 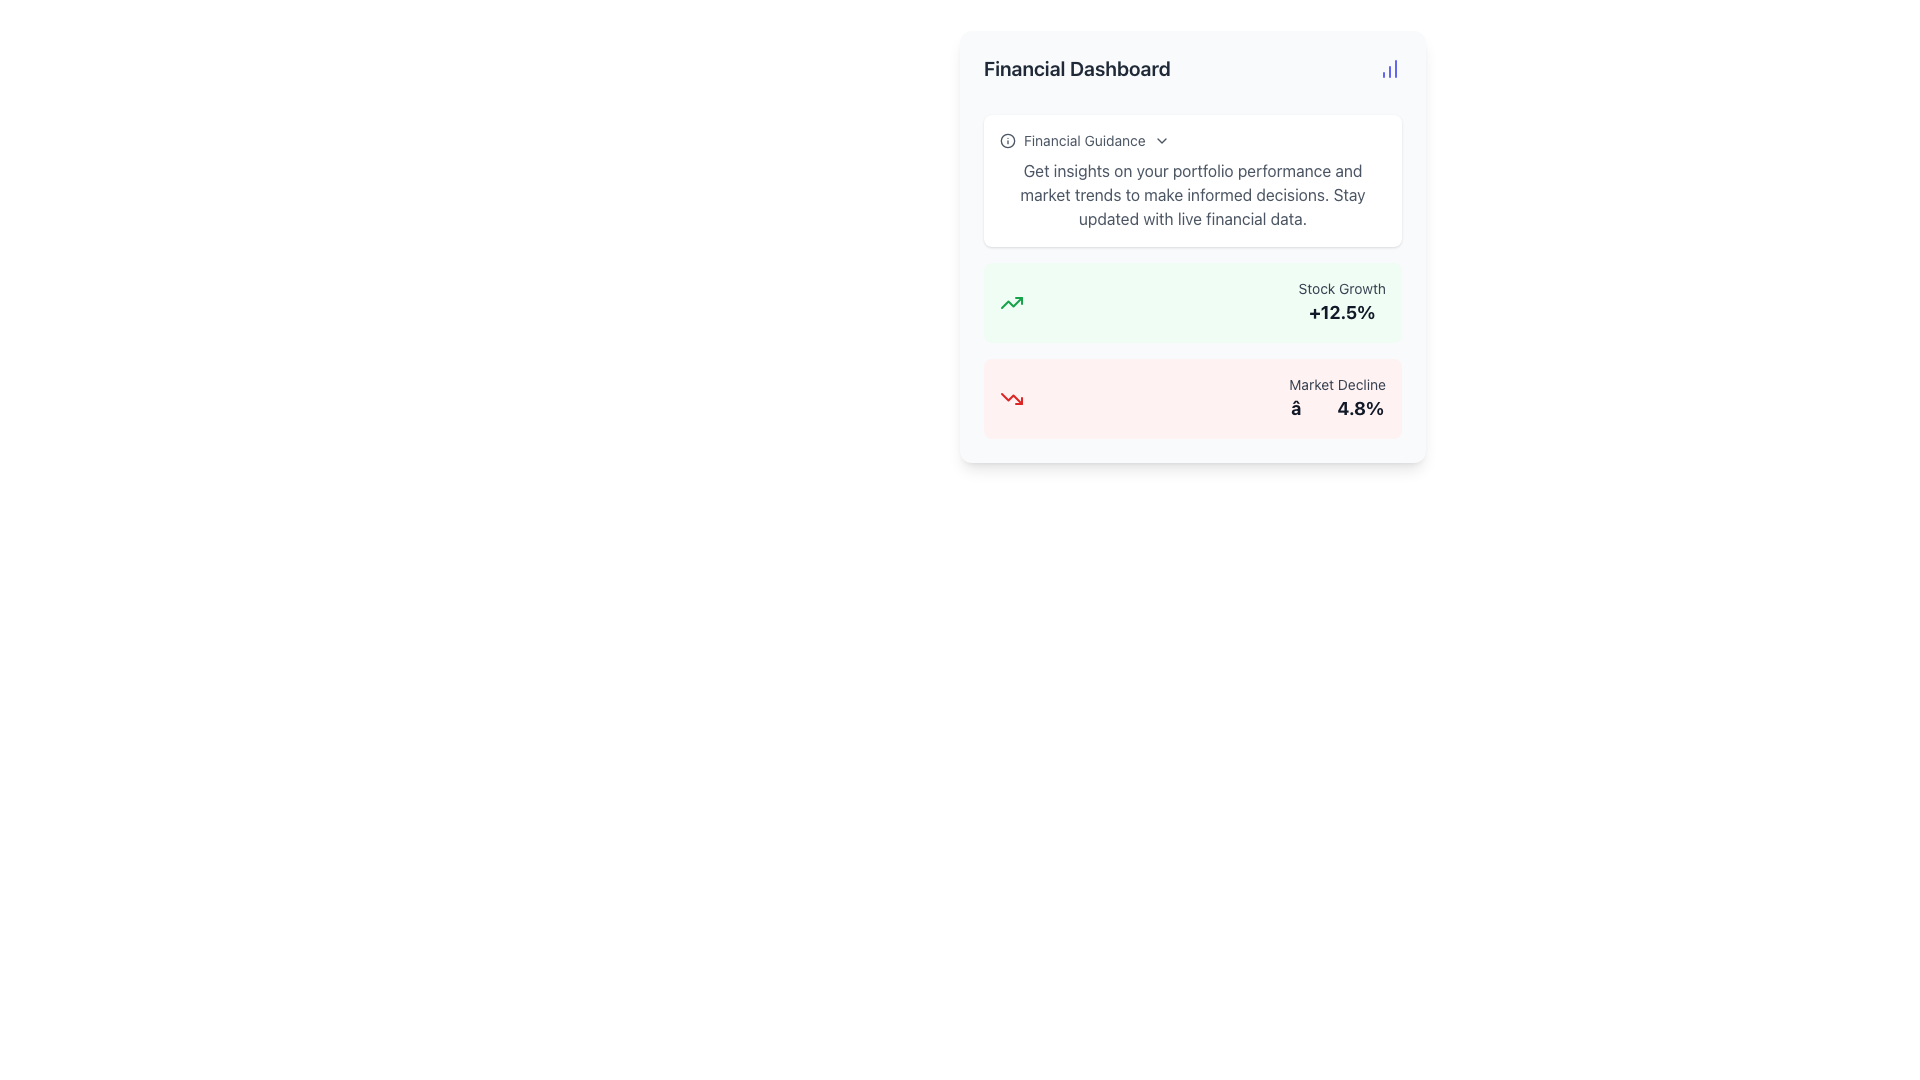 I want to click on the Heading text element, which serves as the title for the dashboard section, located towards the left side of the header region, so click(x=1076, y=68).